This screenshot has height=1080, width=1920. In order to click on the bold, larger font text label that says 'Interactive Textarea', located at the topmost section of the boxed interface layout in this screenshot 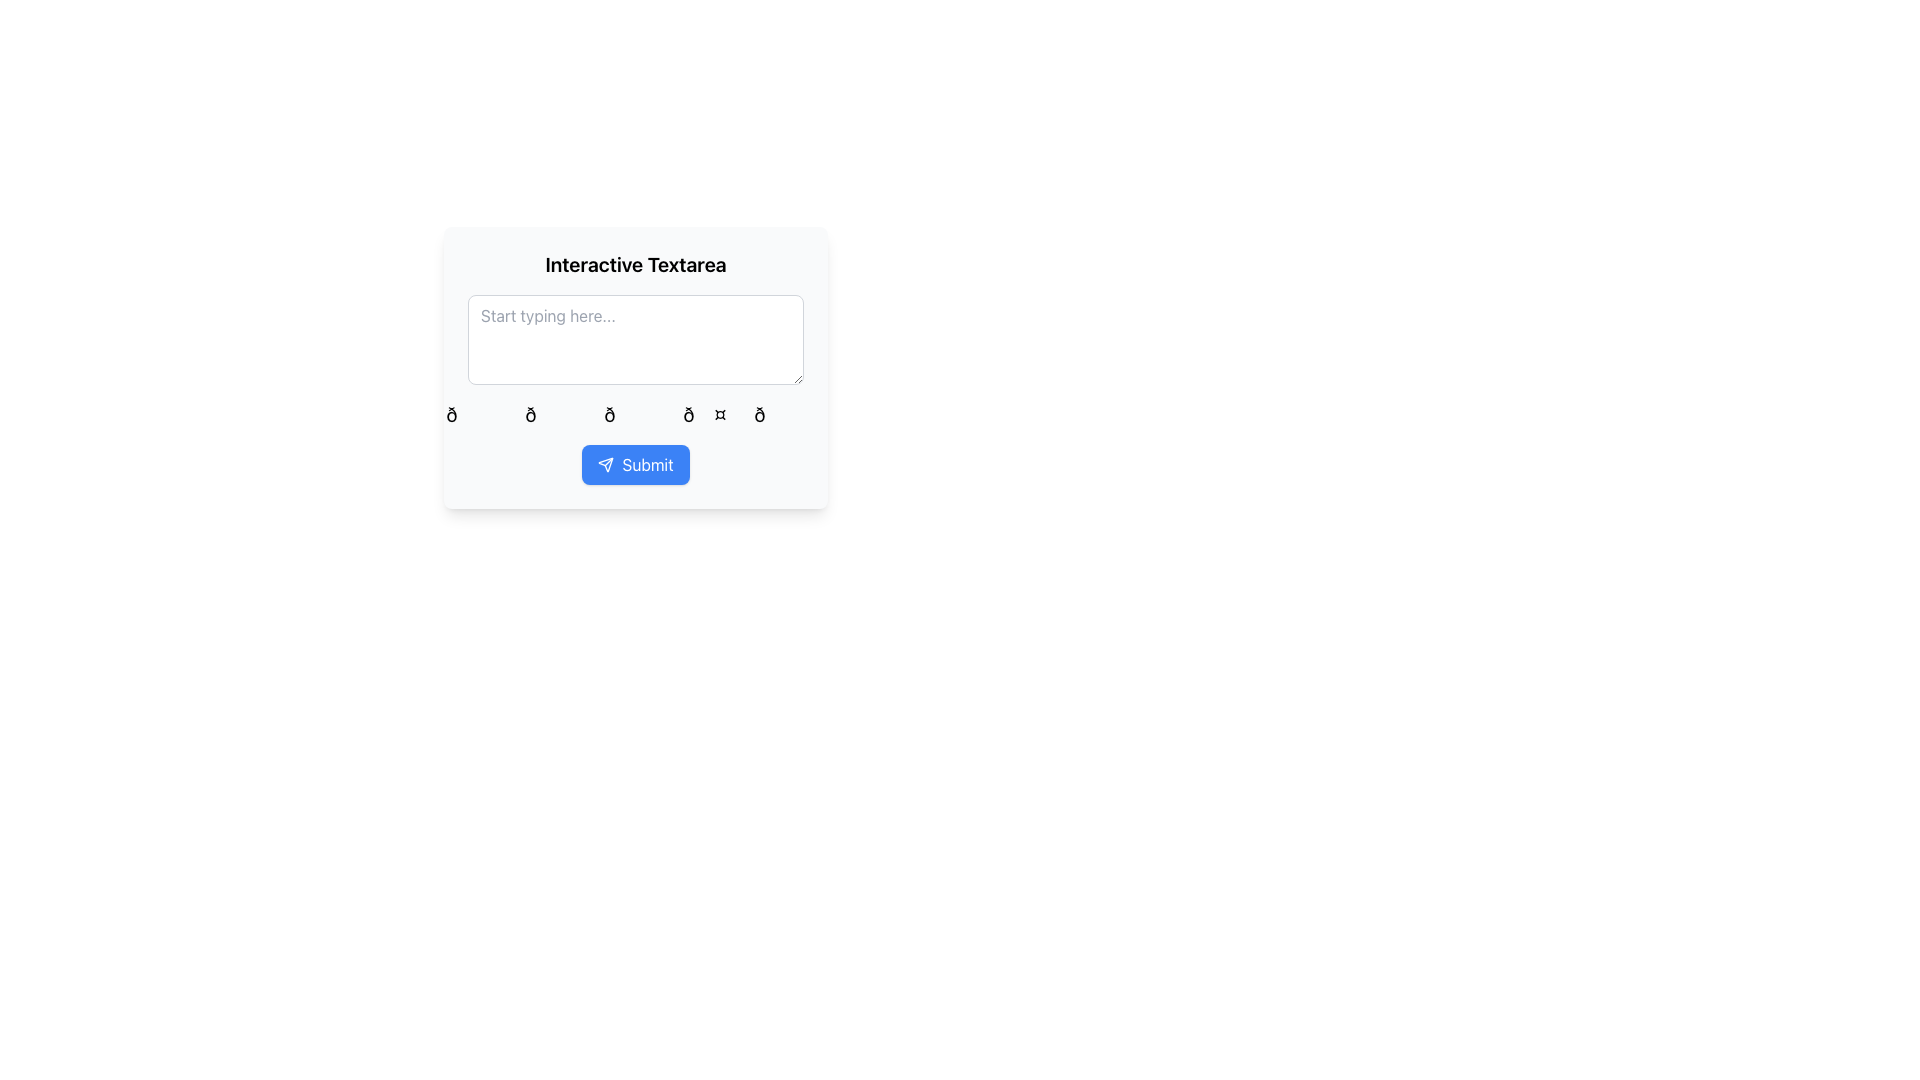, I will do `click(634, 264)`.